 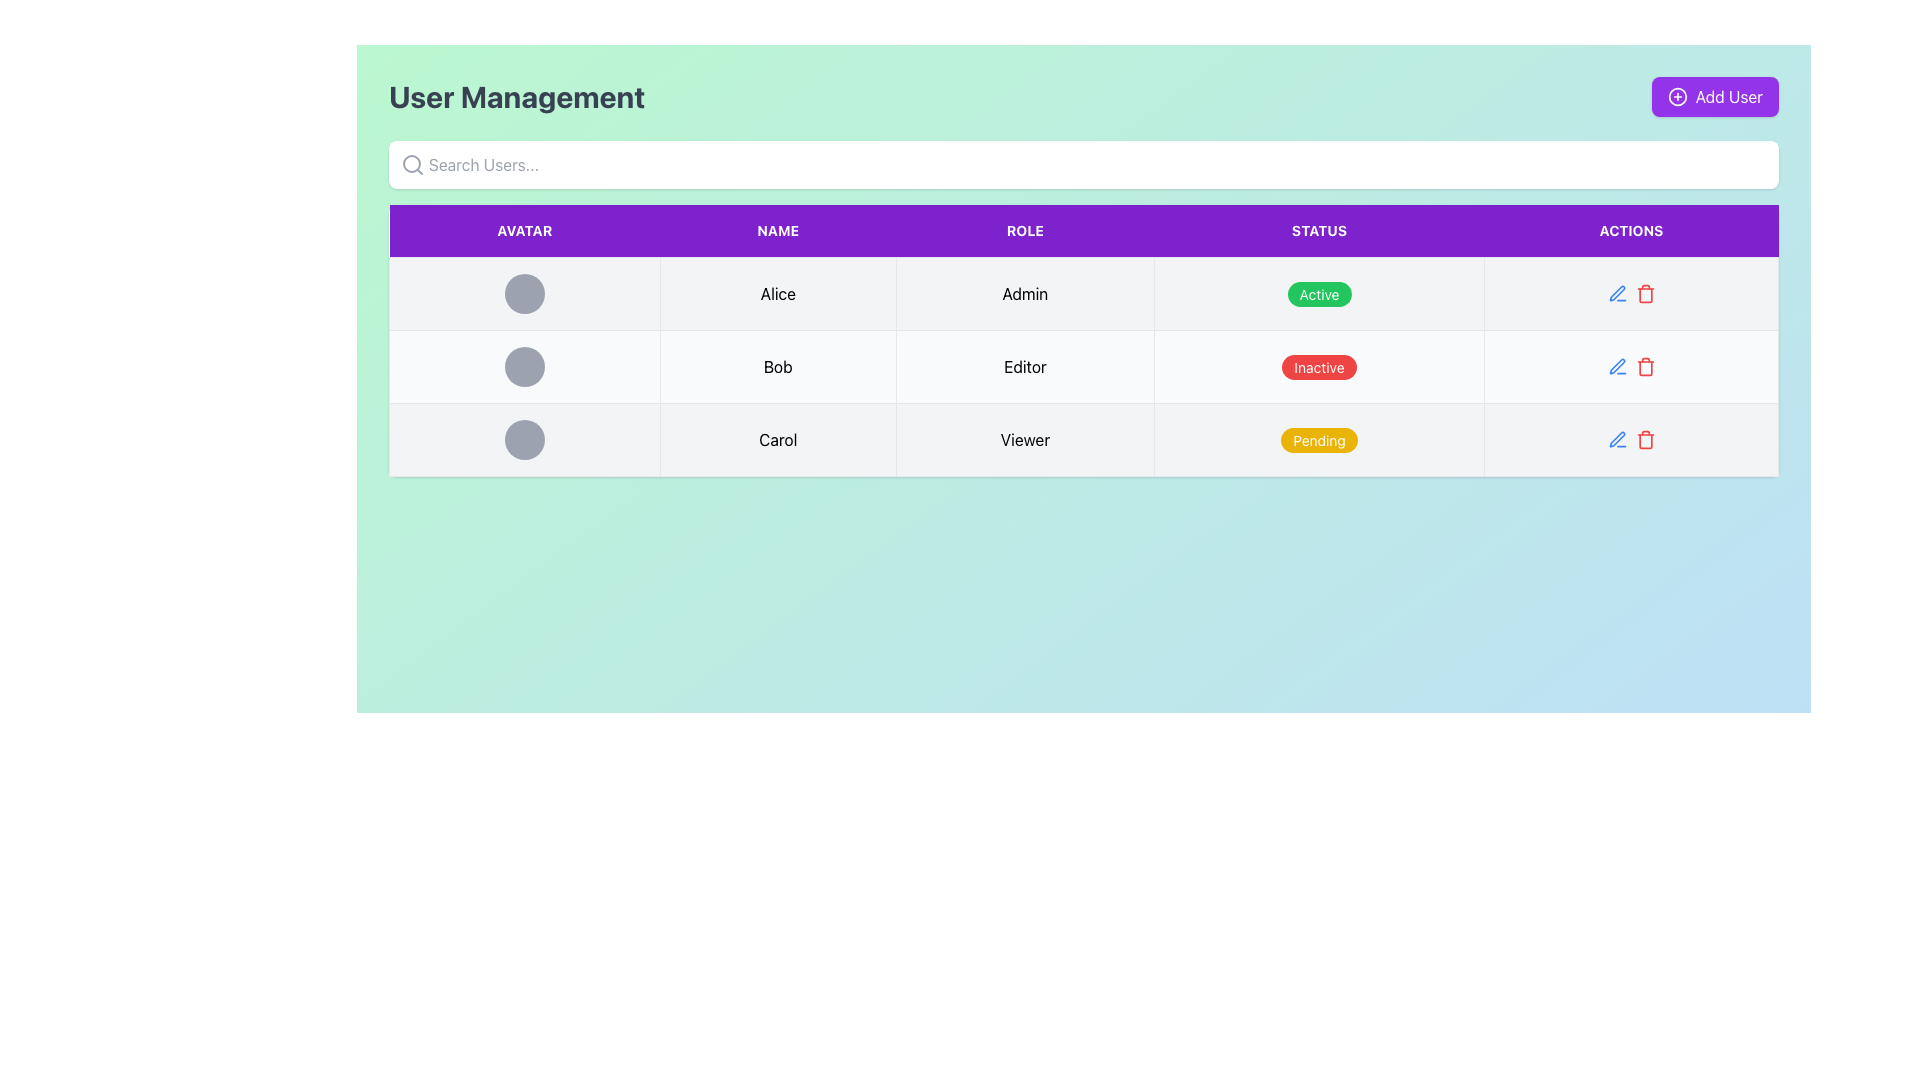 What do you see at coordinates (524, 293) in the screenshot?
I see `the graphical placeholder or avatar display located in the first cell under the 'Avatar' column of the user management table` at bounding box center [524, 293].